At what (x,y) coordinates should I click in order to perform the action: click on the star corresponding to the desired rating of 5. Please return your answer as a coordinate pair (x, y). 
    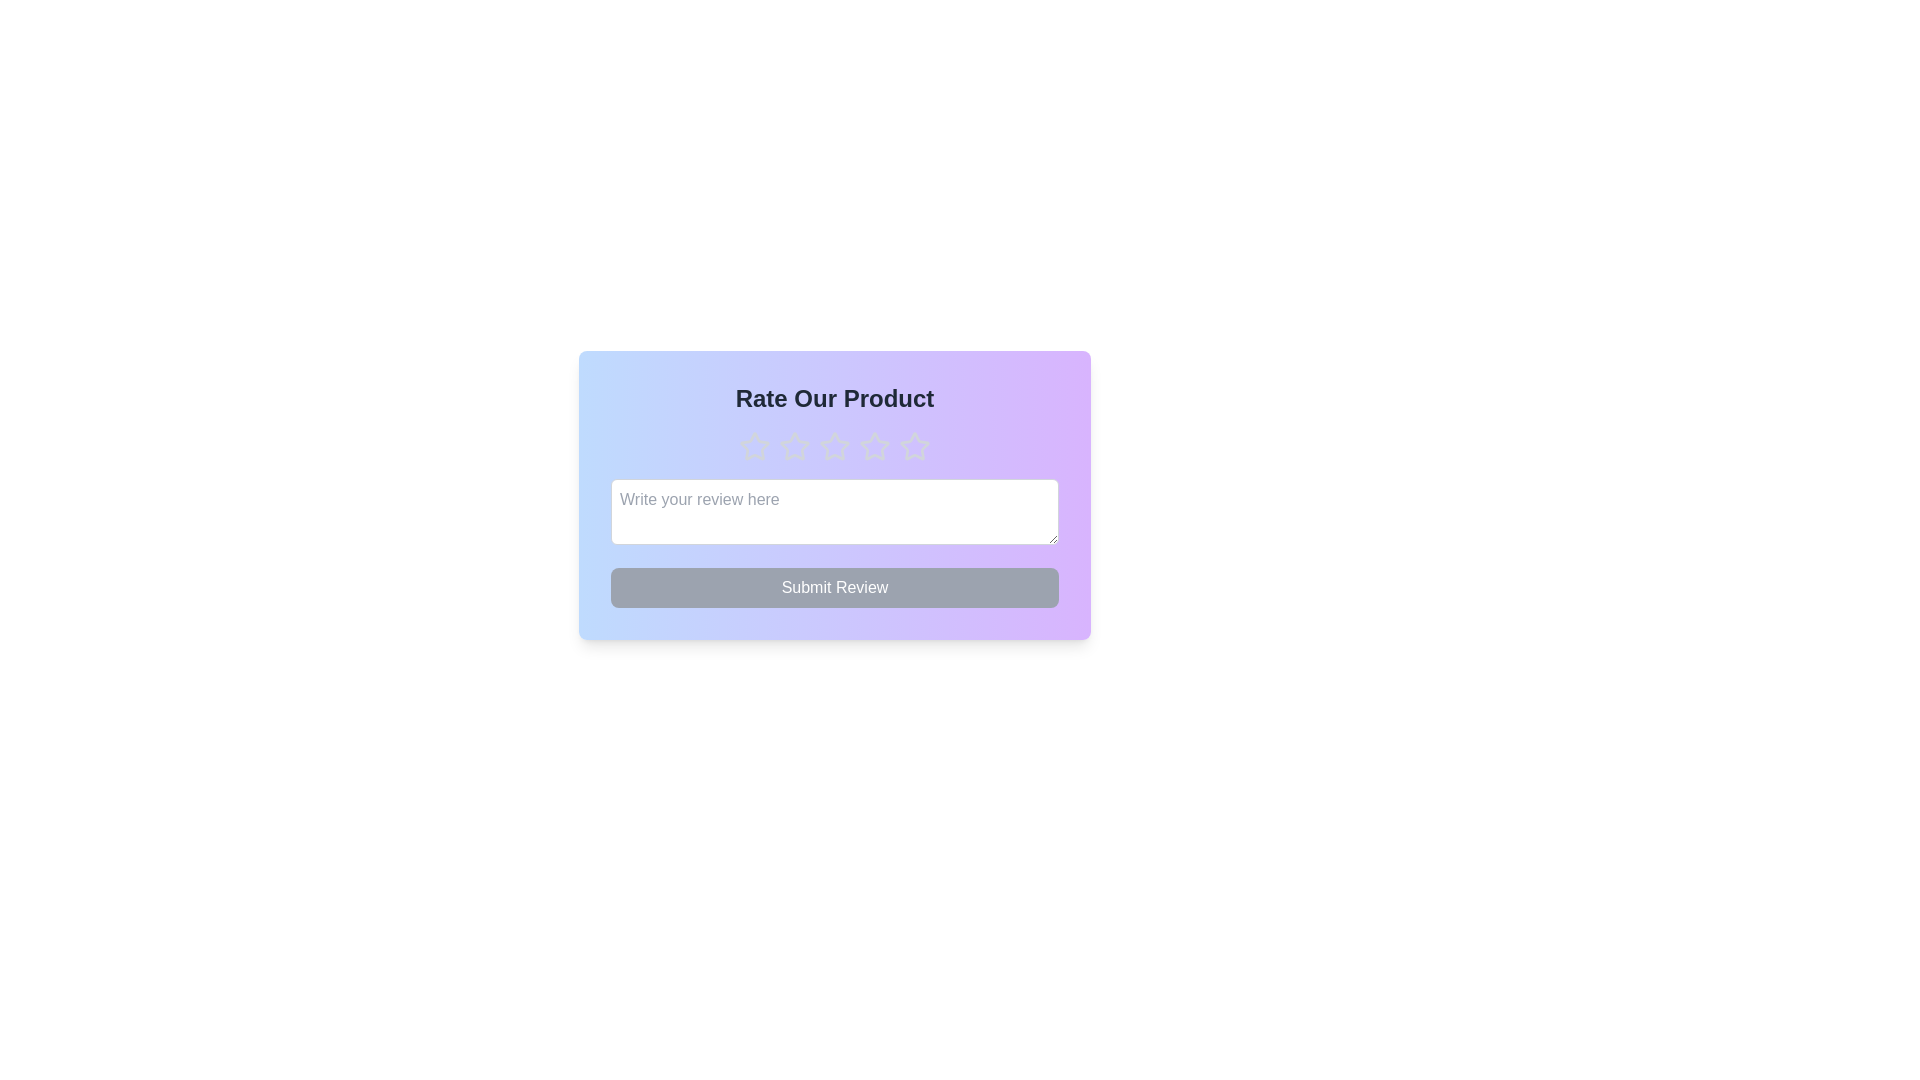
    Looking at the image, I should click on (914, 446).